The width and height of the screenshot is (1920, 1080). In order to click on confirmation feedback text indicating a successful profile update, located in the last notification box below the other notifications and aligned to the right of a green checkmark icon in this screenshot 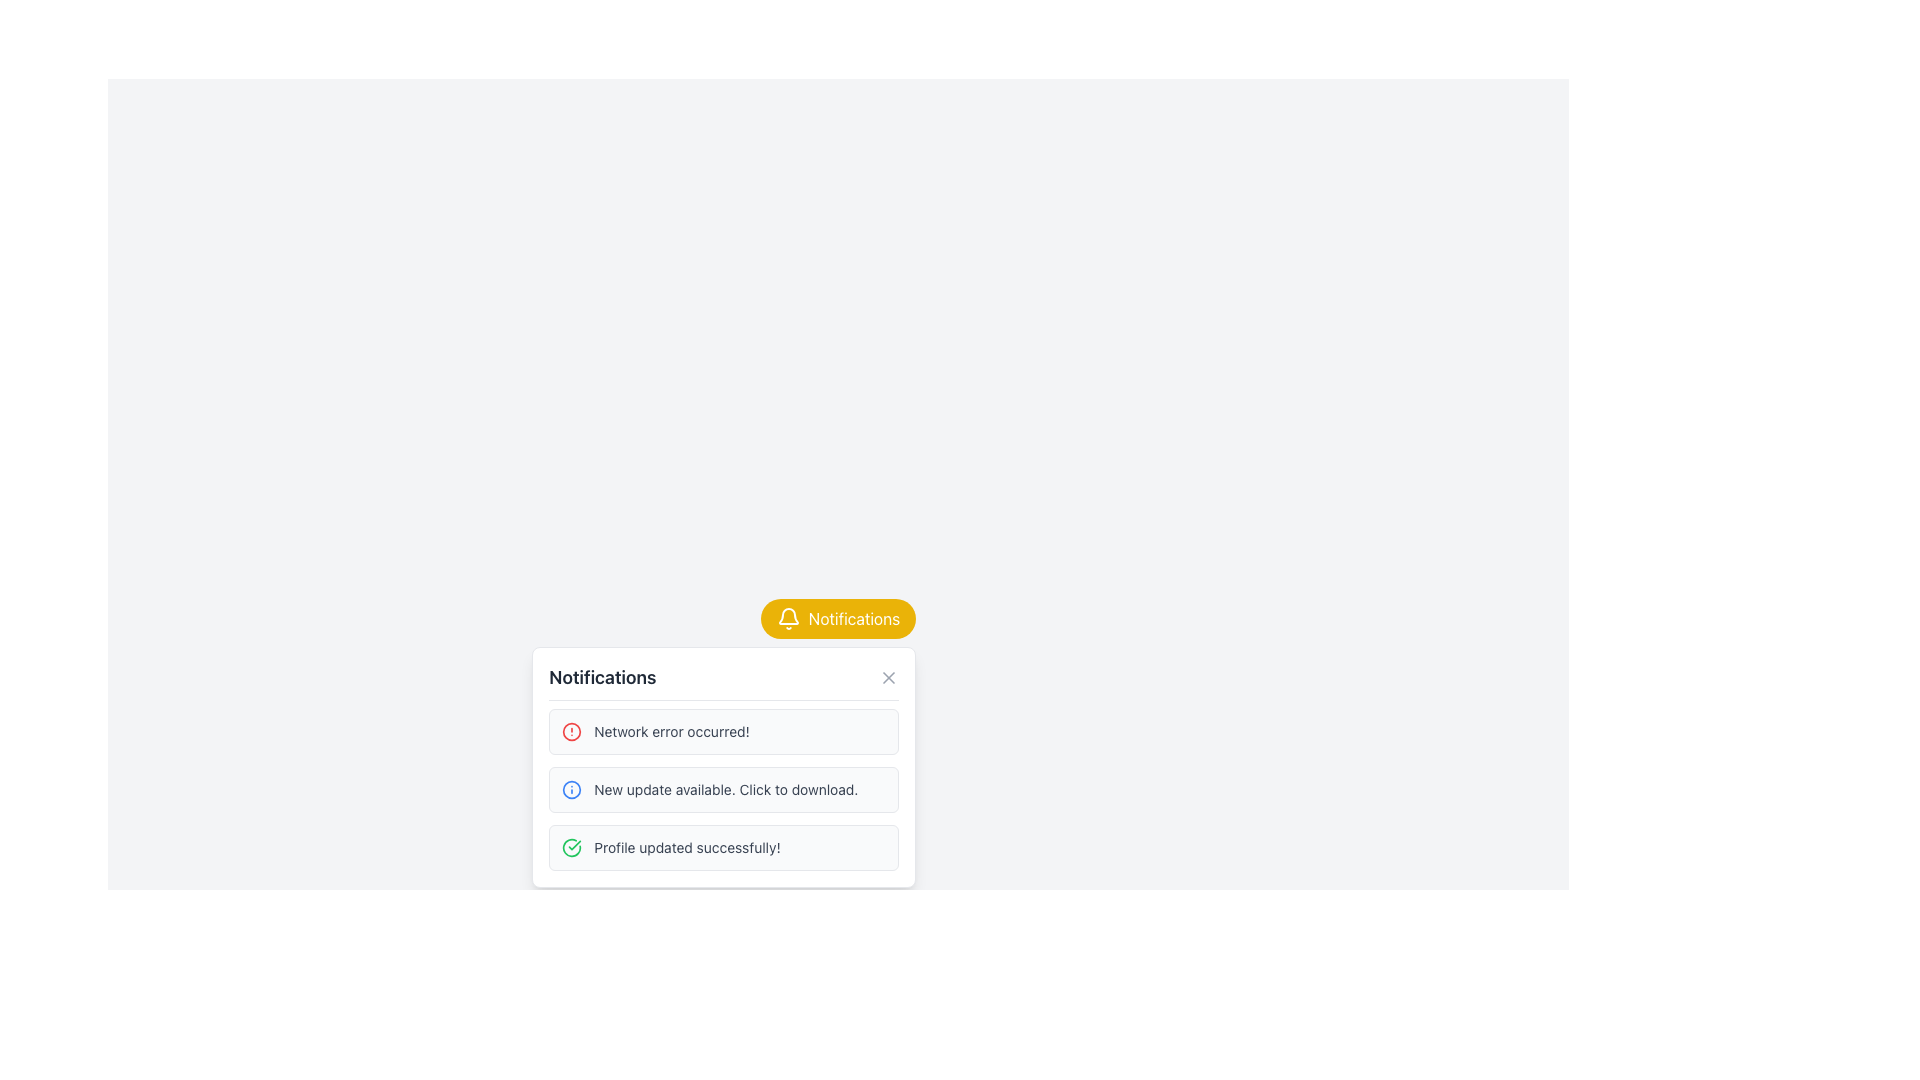, I will do `click(687, 848)`.